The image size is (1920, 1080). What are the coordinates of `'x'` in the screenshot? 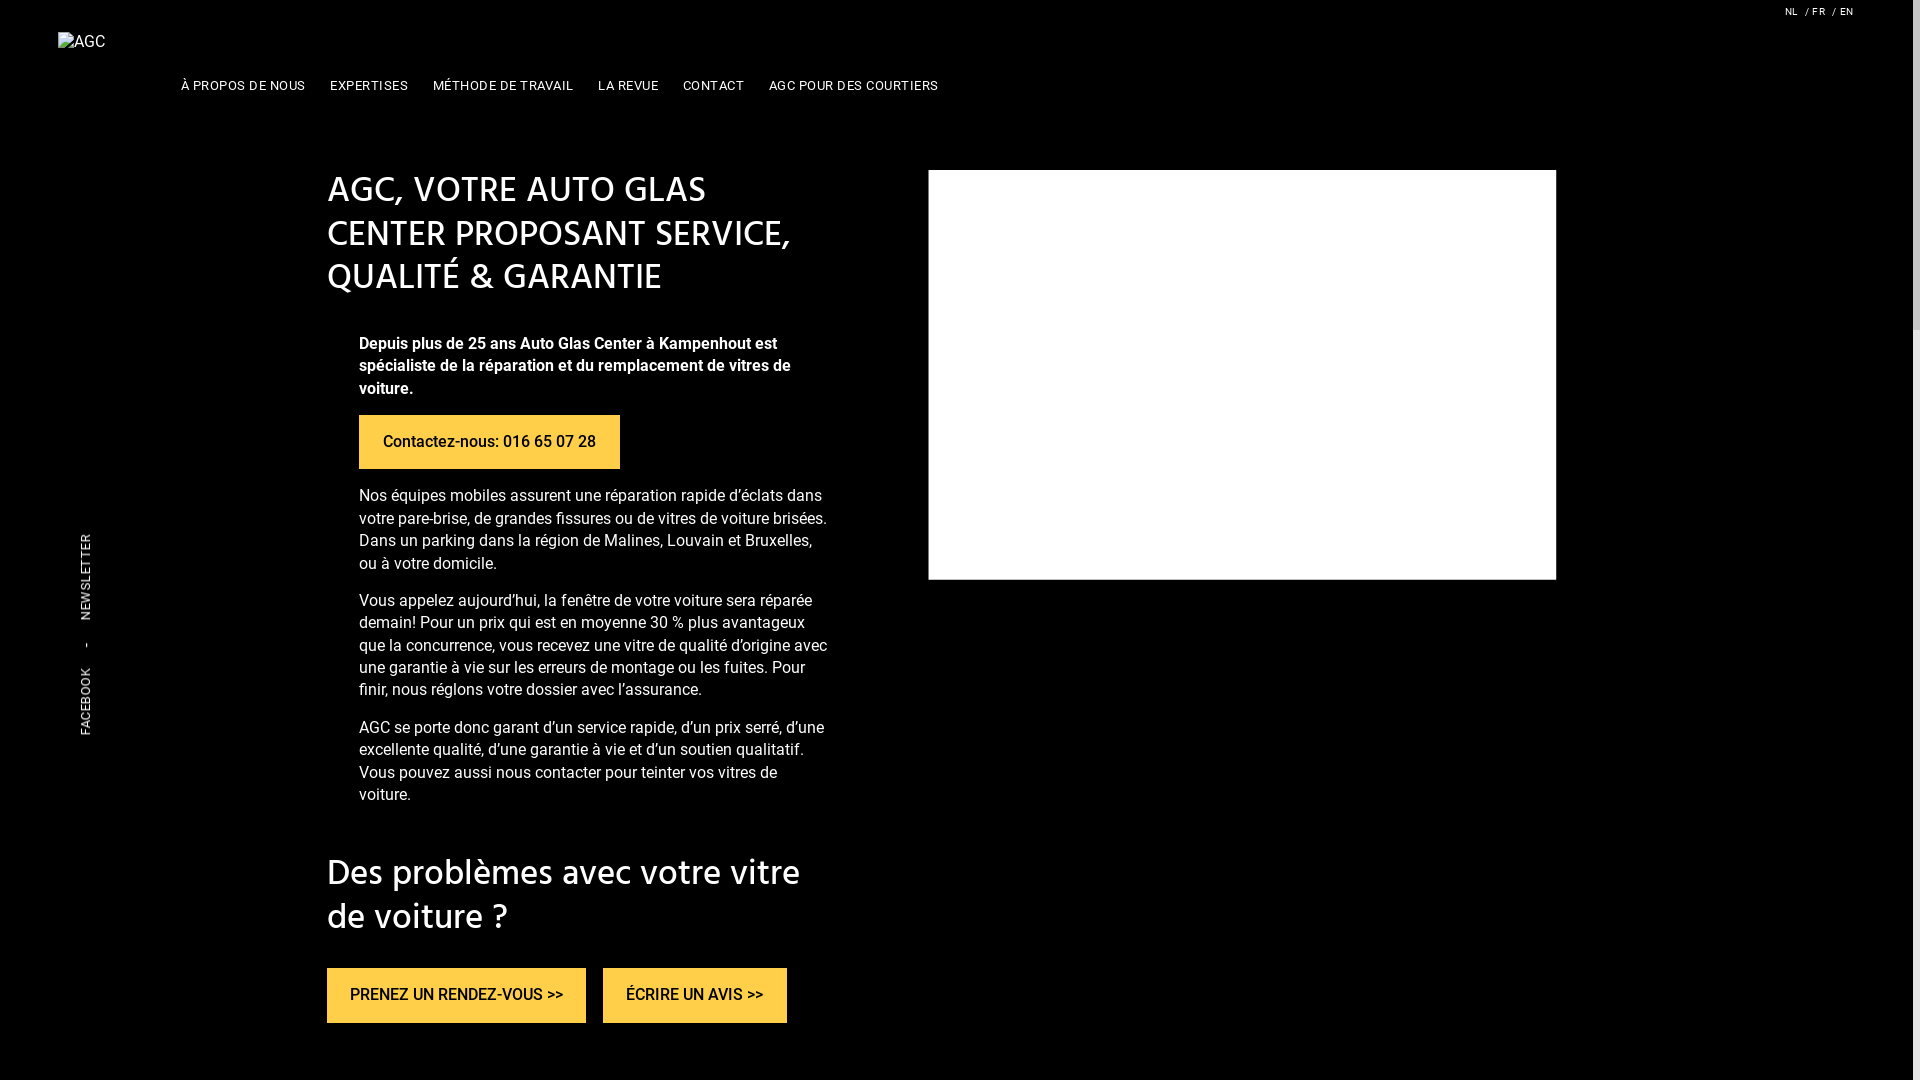 It's located at (979, 559).